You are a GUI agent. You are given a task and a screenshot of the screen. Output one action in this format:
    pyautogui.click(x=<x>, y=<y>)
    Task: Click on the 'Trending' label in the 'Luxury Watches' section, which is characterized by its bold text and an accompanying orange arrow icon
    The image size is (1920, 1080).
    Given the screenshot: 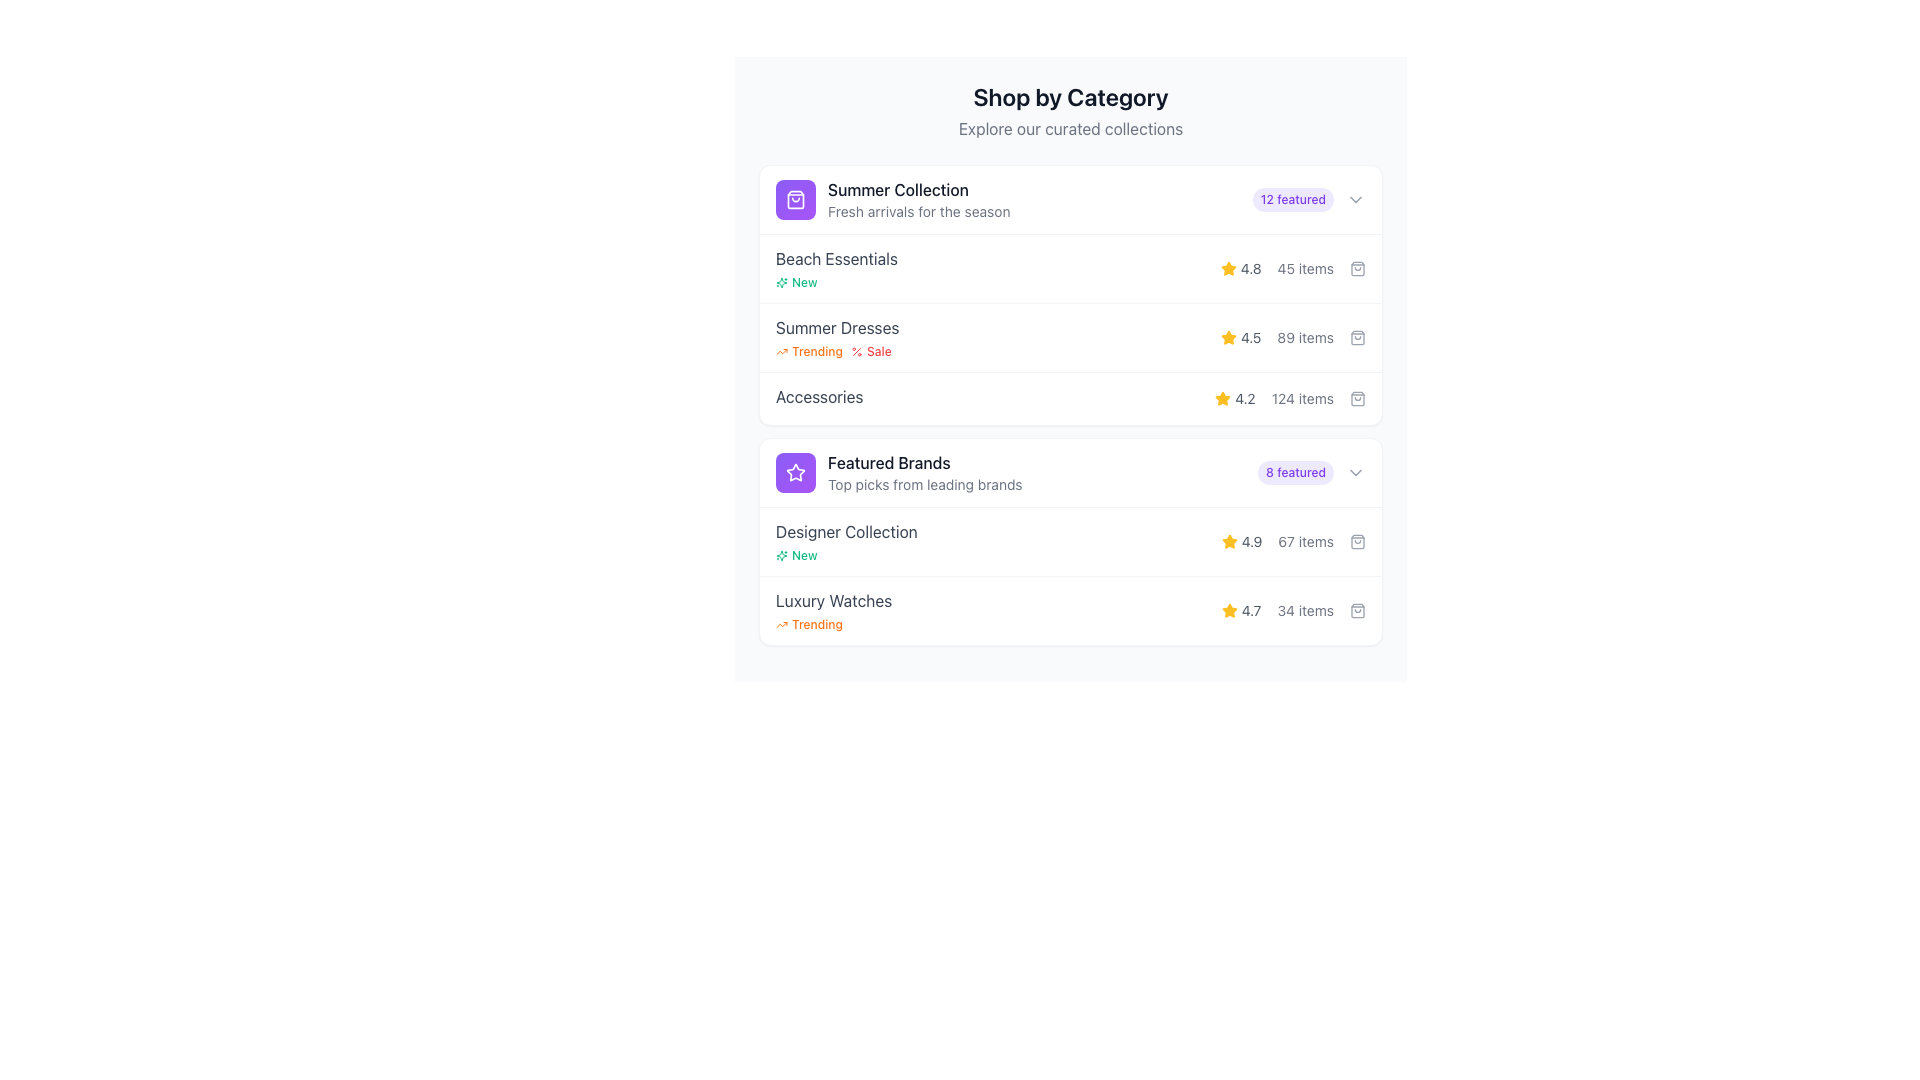 What is the action you would take?
    pyautogui.click(x=834, y=609)
    